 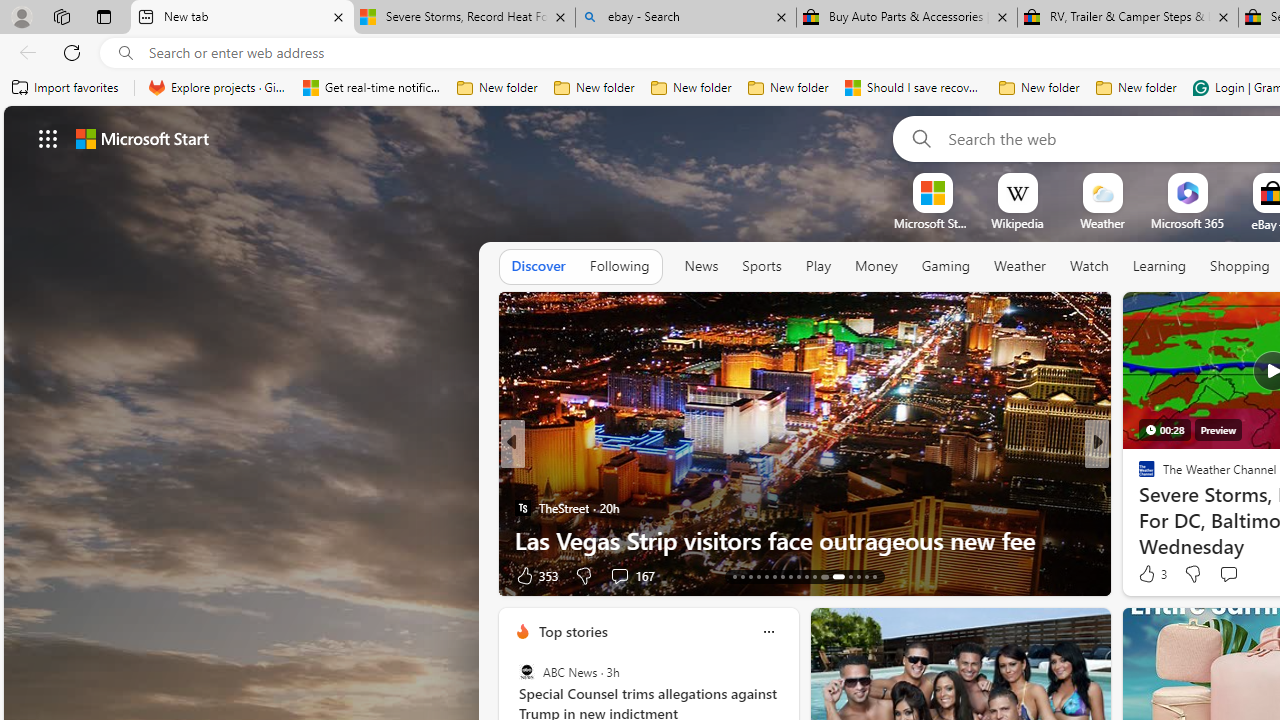 I want to click on '99 Like', so click(x=1149, y=575).